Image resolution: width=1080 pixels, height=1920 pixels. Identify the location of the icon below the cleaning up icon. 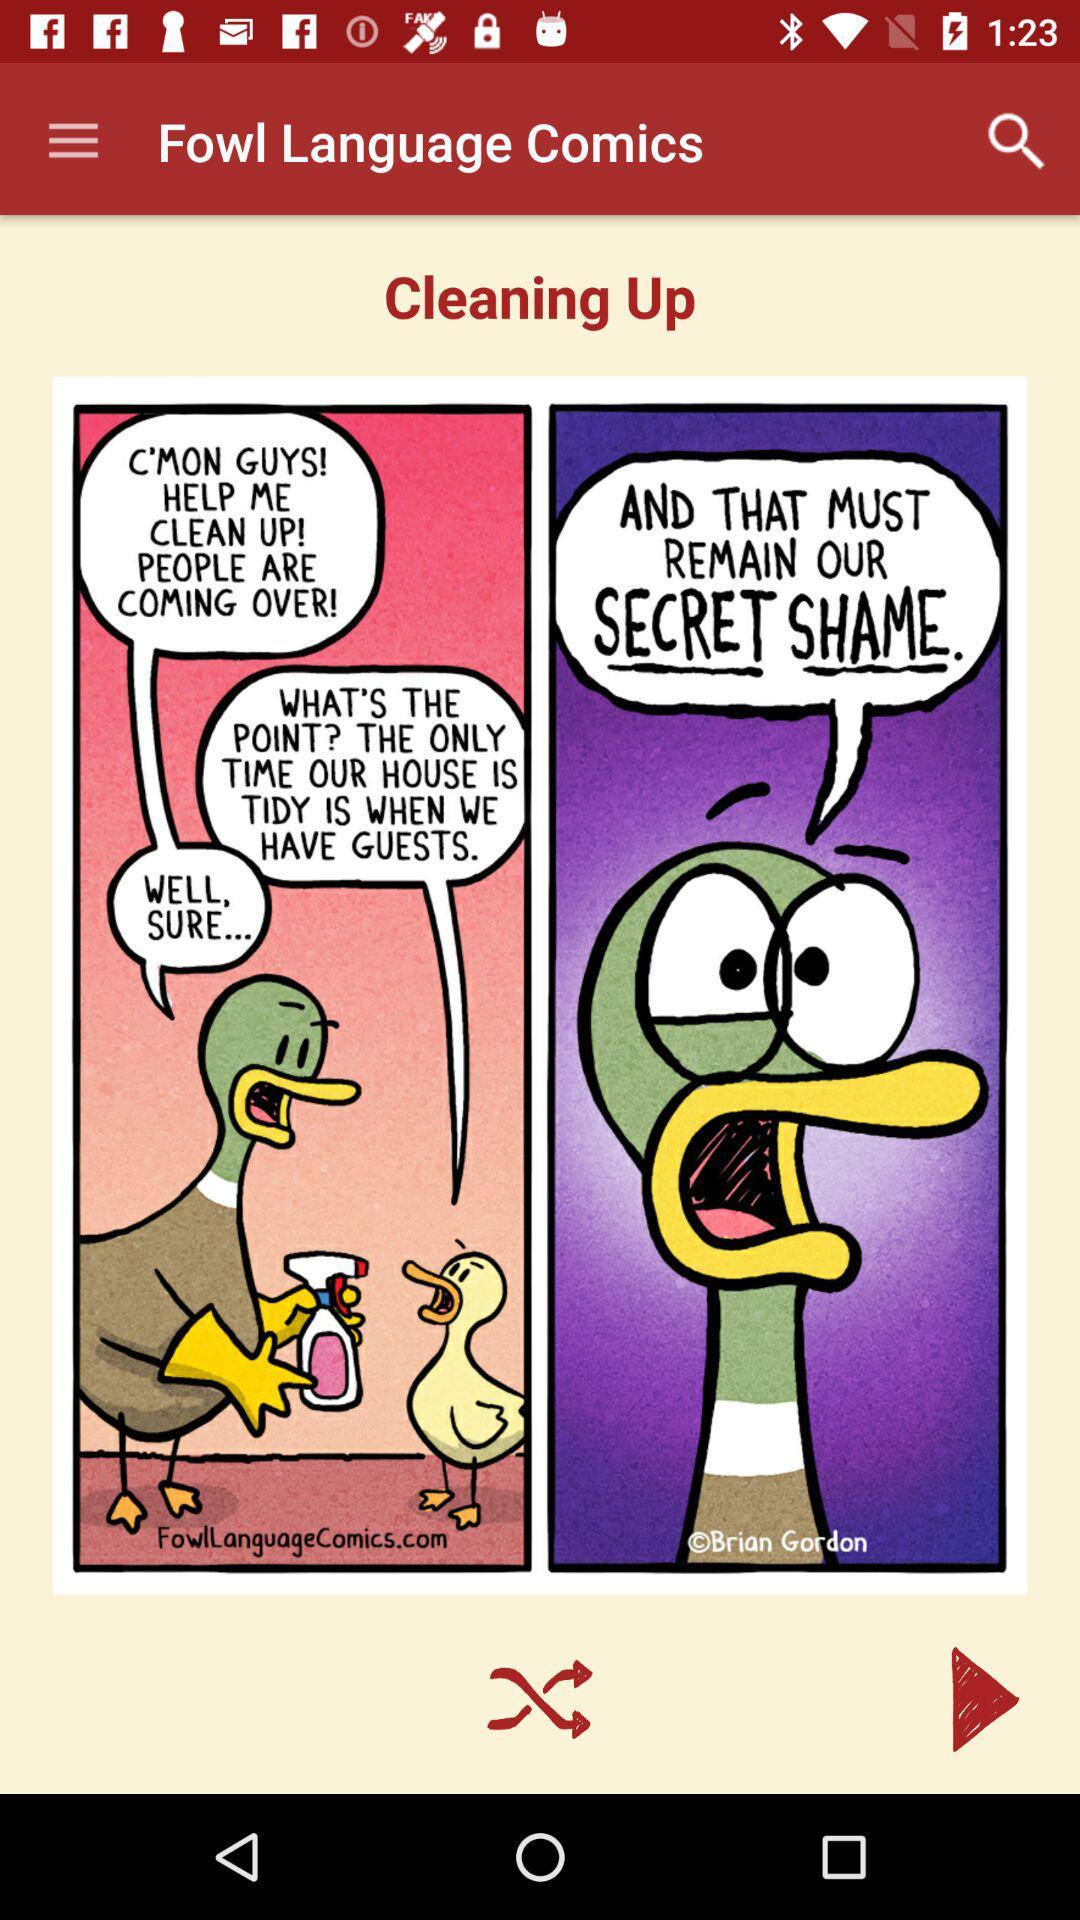
(540, 985).